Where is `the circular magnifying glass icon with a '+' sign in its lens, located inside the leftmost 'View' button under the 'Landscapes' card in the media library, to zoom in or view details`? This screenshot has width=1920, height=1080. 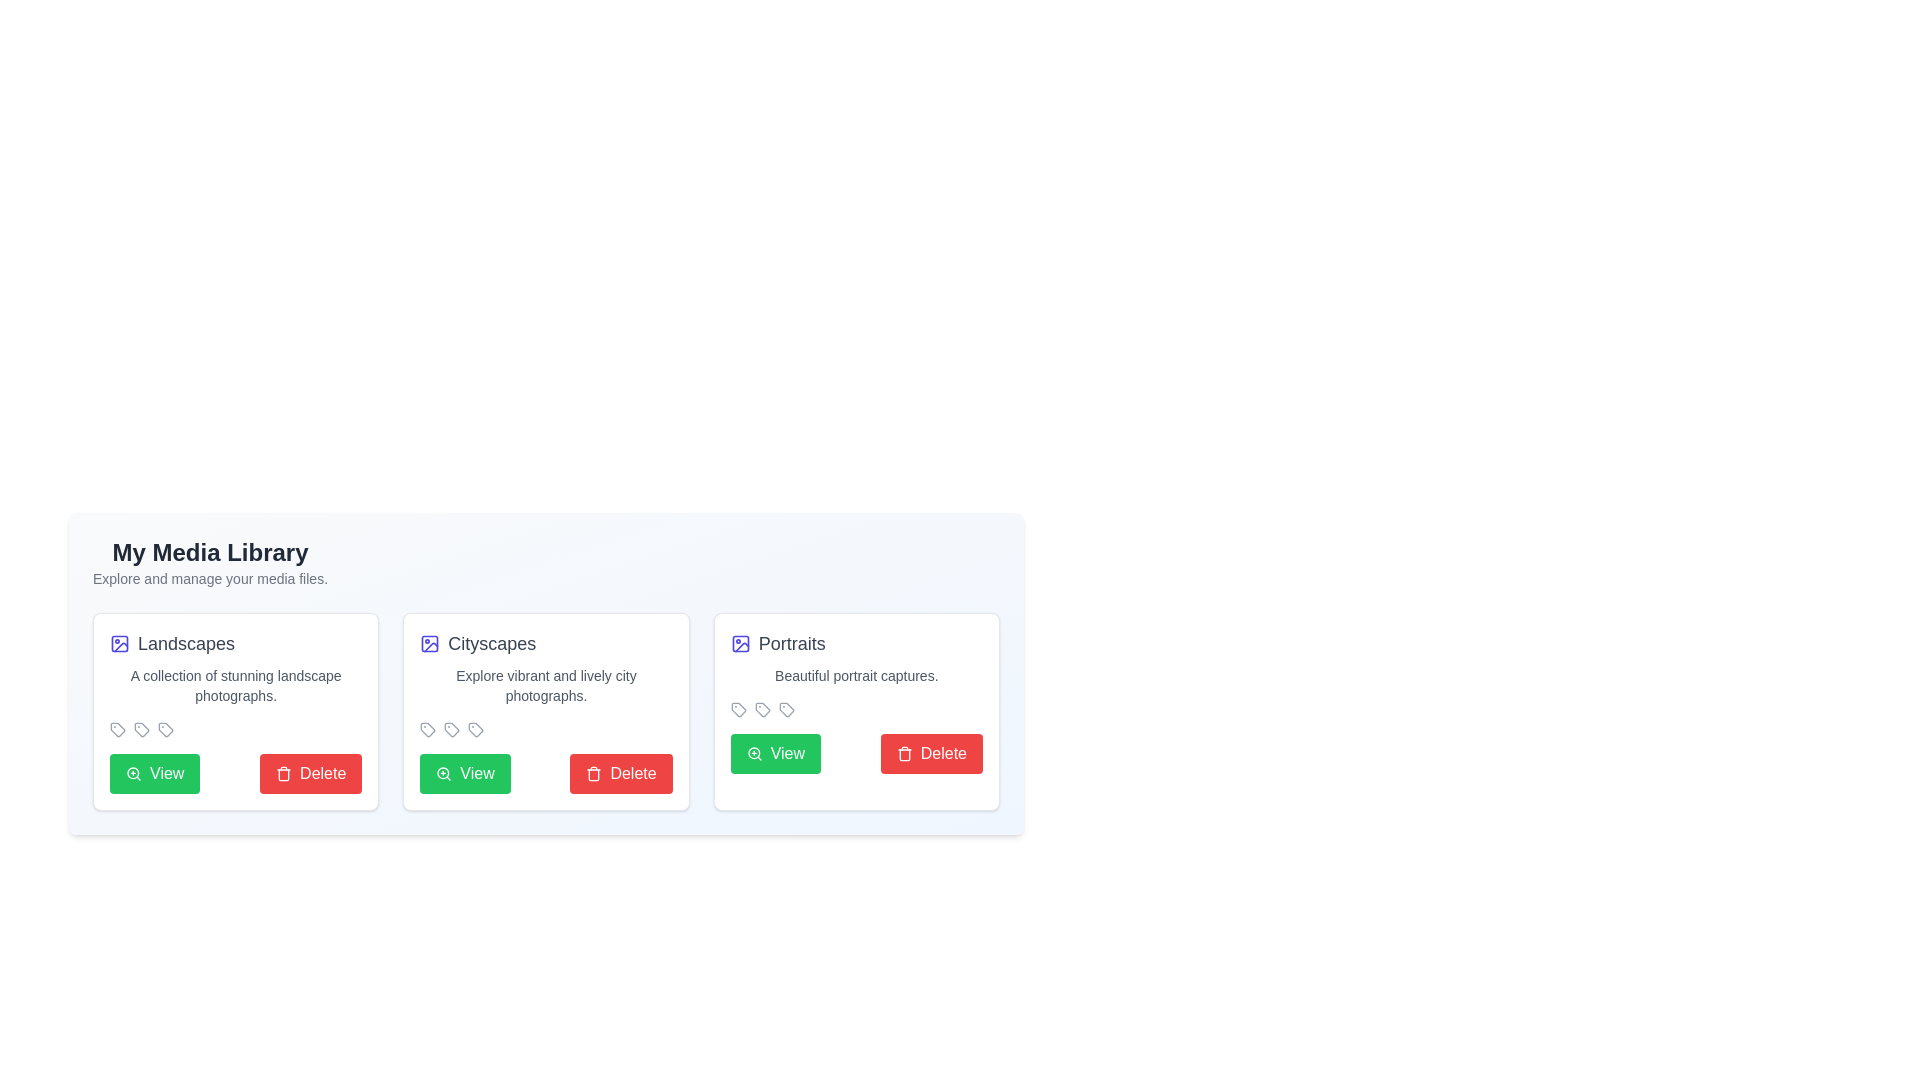
the circular magnifying glass icon with a '+' sign in its lens, located inside the leftmost 'View' button under the 'Landscapes' card in the media library, to zoom in or view details is located at coordinates (133, 773).